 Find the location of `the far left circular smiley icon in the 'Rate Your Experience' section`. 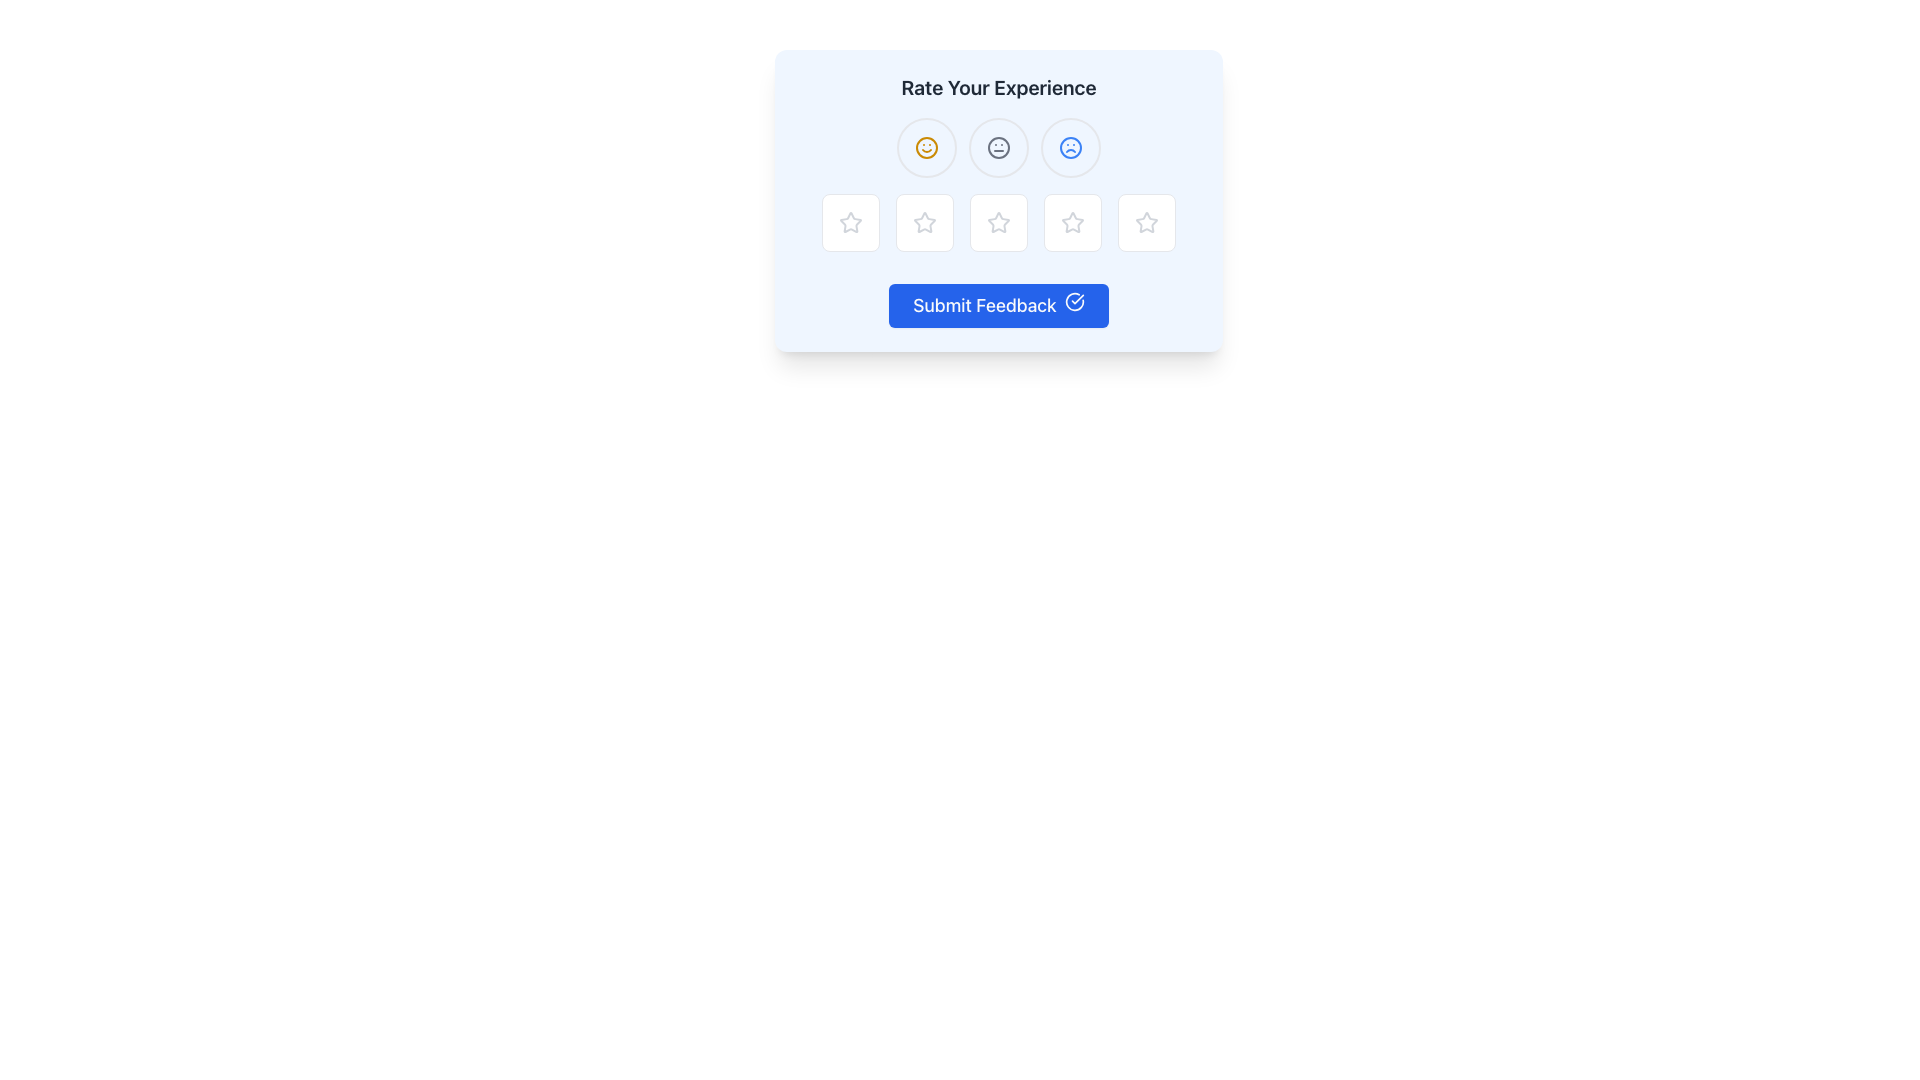

the far left circular smiley icon in the 'Rate Your Experience' section is located at coordinates (925, 146).